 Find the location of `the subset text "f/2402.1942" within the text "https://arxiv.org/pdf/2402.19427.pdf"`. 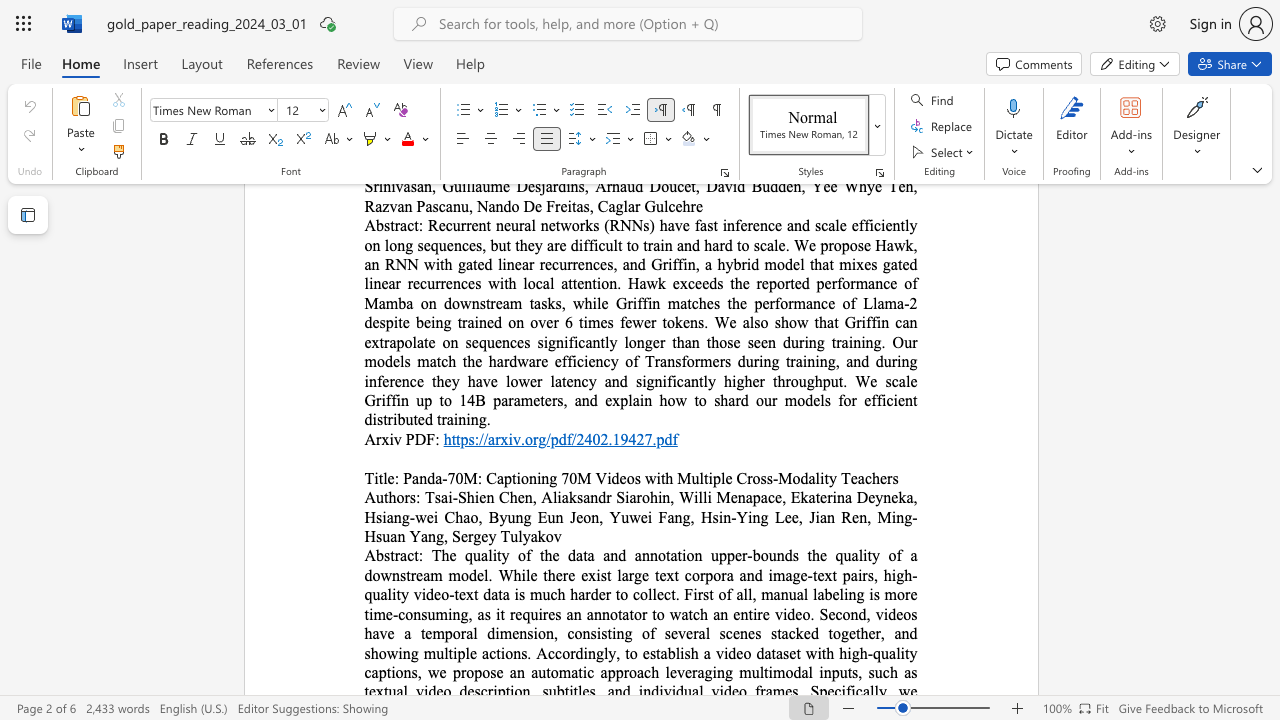

the subset text "f/2402.1942" within the text "https://arxiv.org/pdf/2402.19427.pdf" is located at coordinates (565, 438).